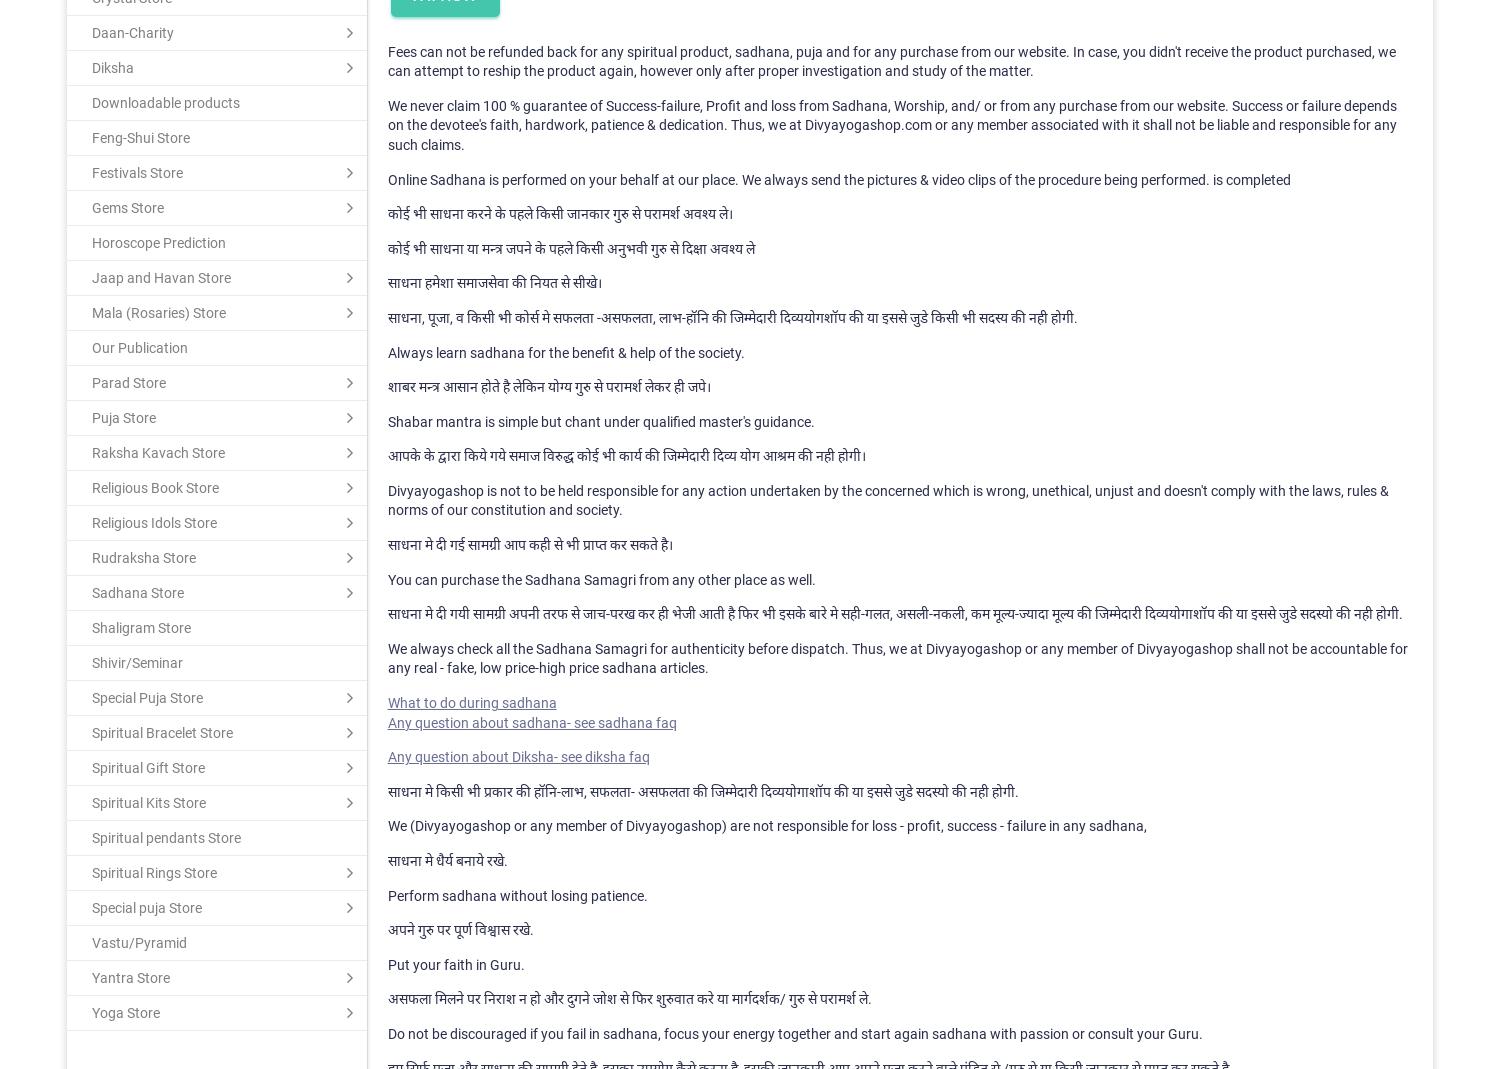 Image resolution: width=1500 pixels, height=1069 pixels. Describe the element at coordinates (90, 347) in the screenshot. I see `'Our Publication'` at that location.